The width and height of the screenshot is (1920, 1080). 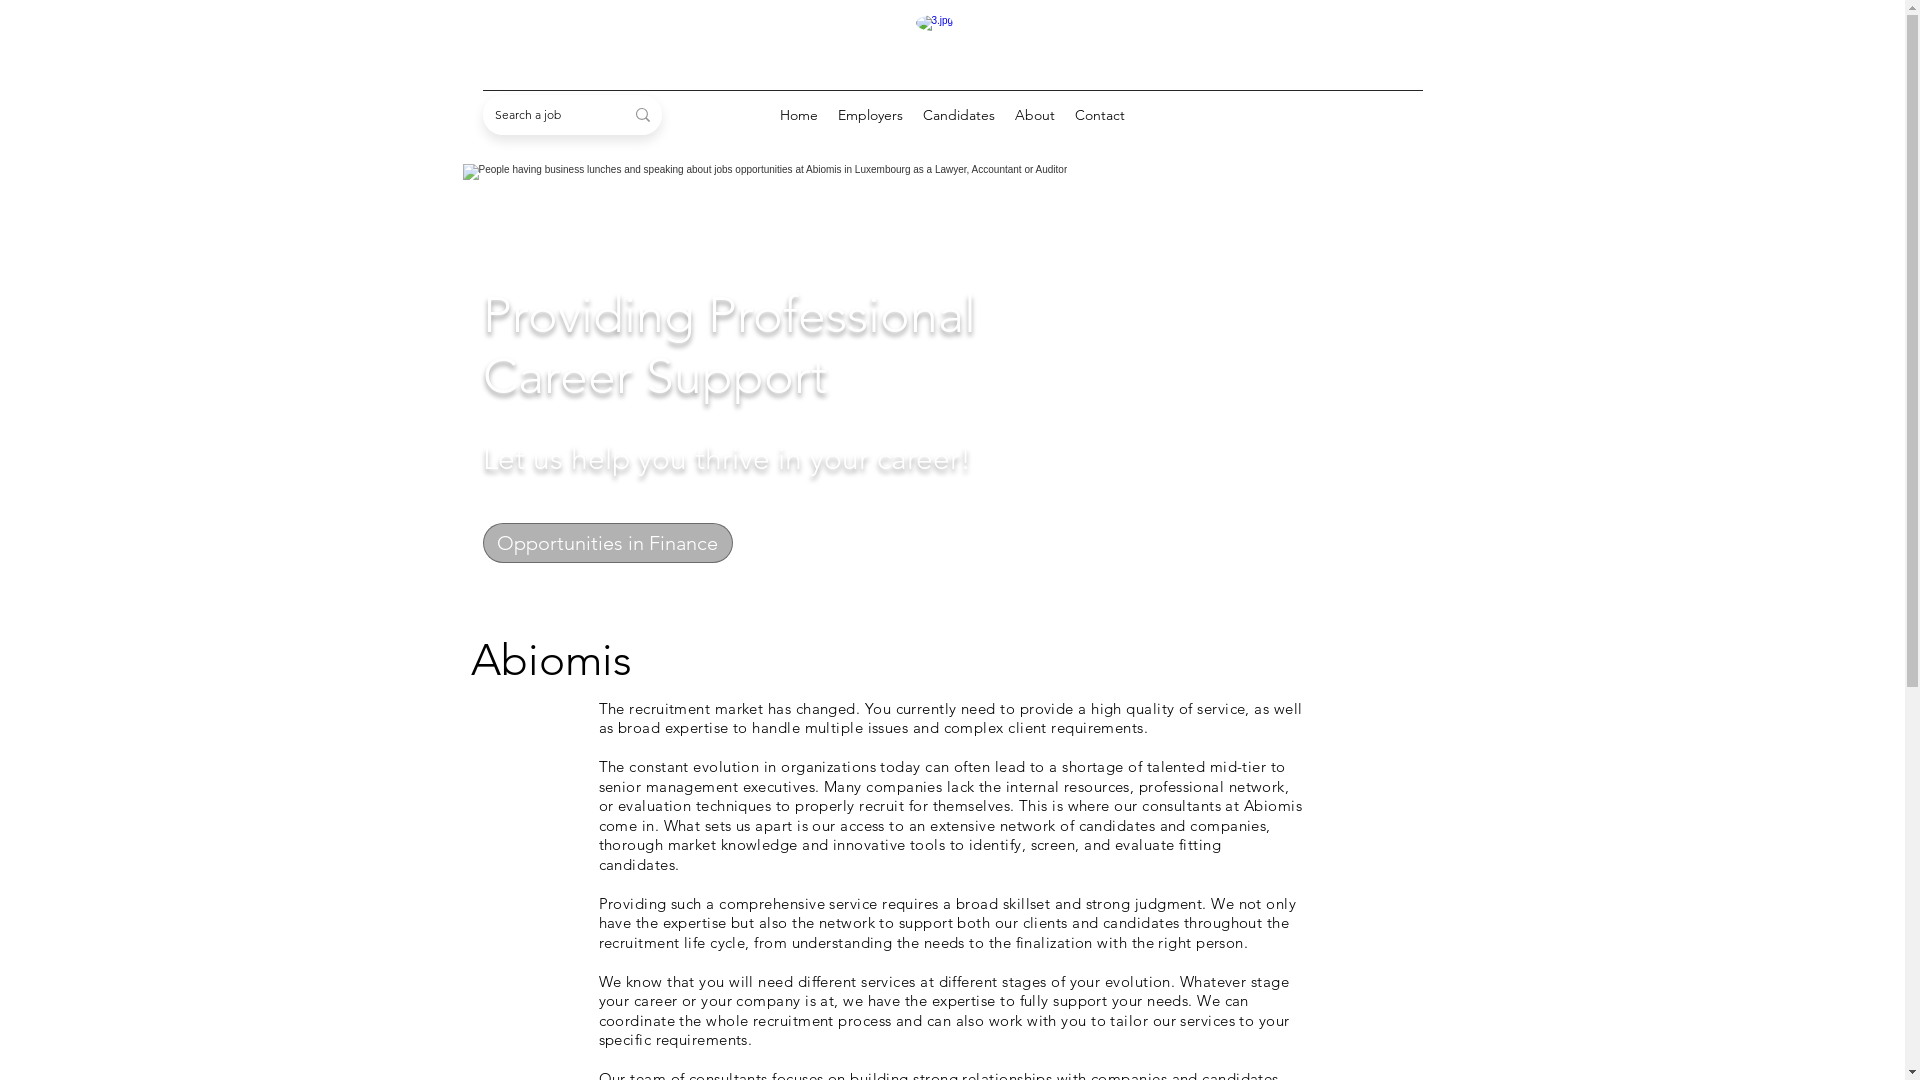 What do you see at coordinates (605, 542) in the screenshot?
I see `'Opportunities in Finance'` at bounding box center [605, 542].